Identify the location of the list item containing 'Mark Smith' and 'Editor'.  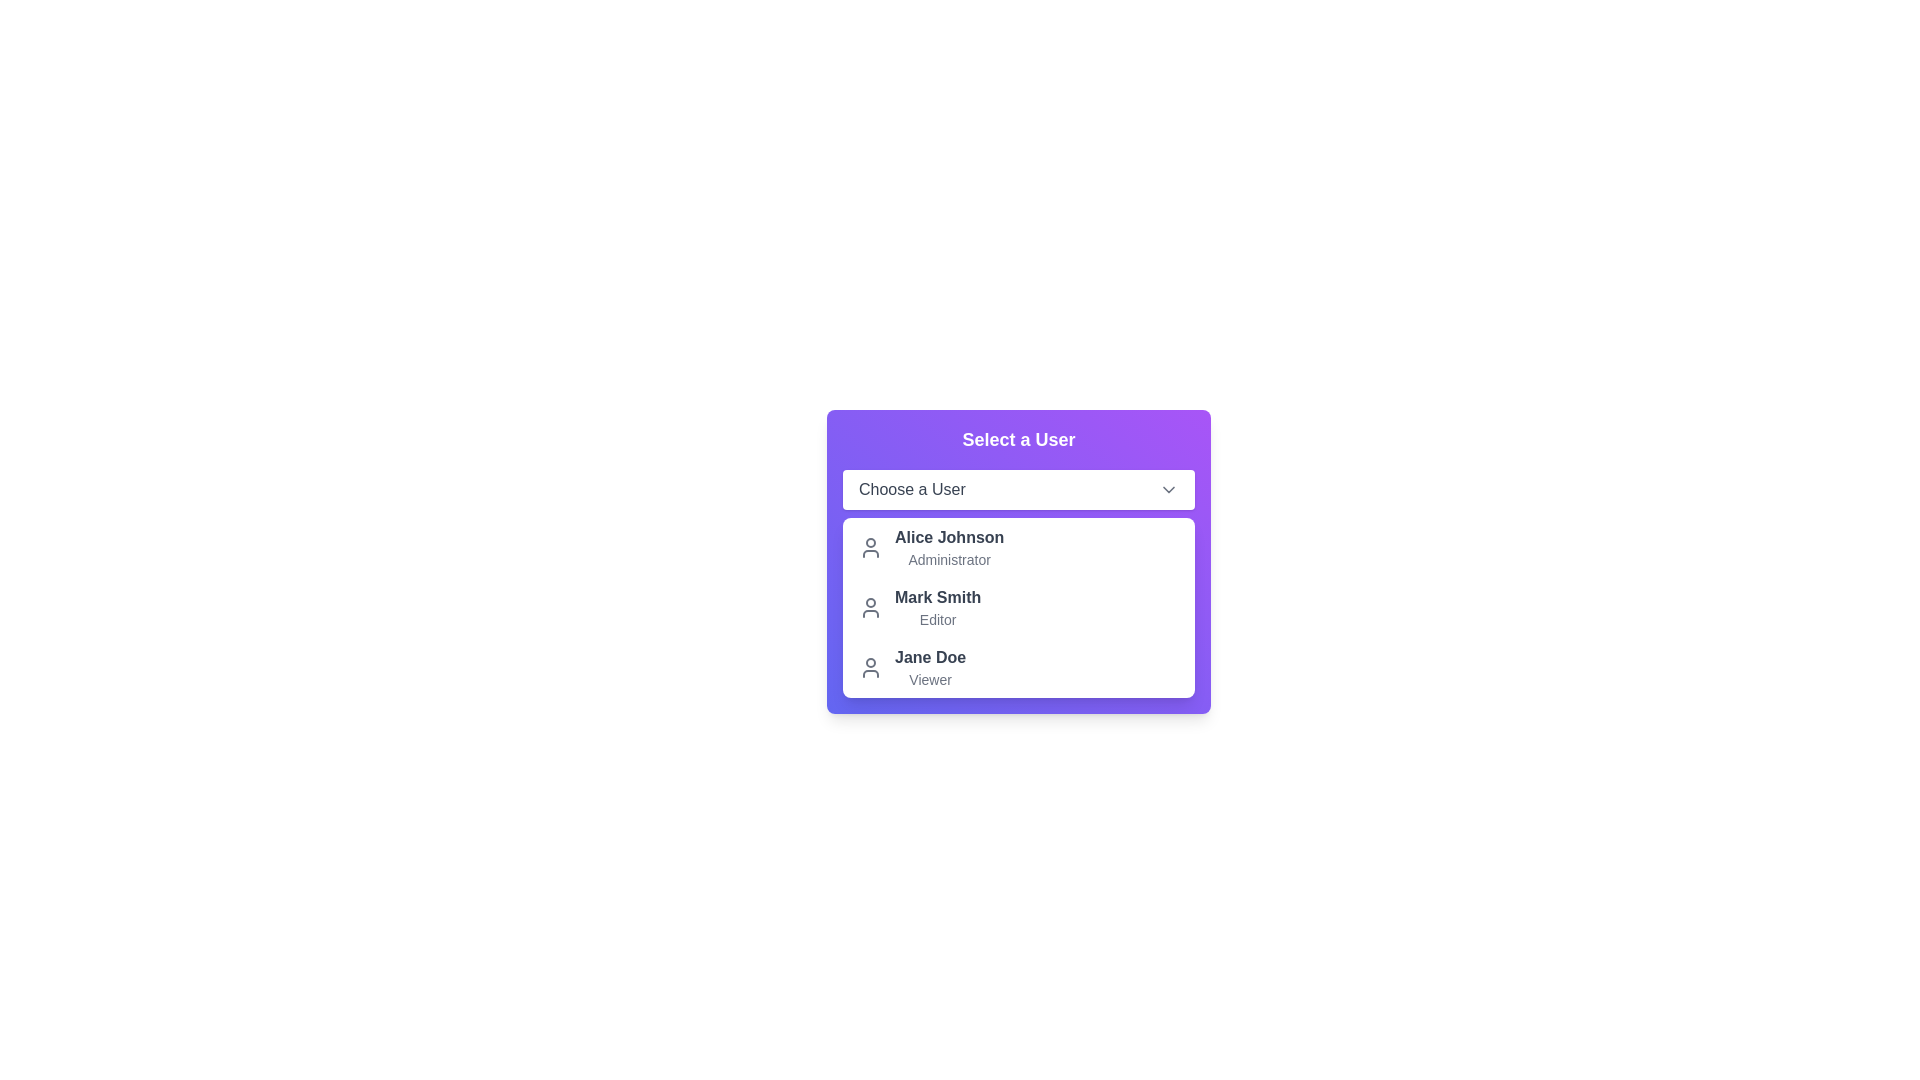
(1018, 607).